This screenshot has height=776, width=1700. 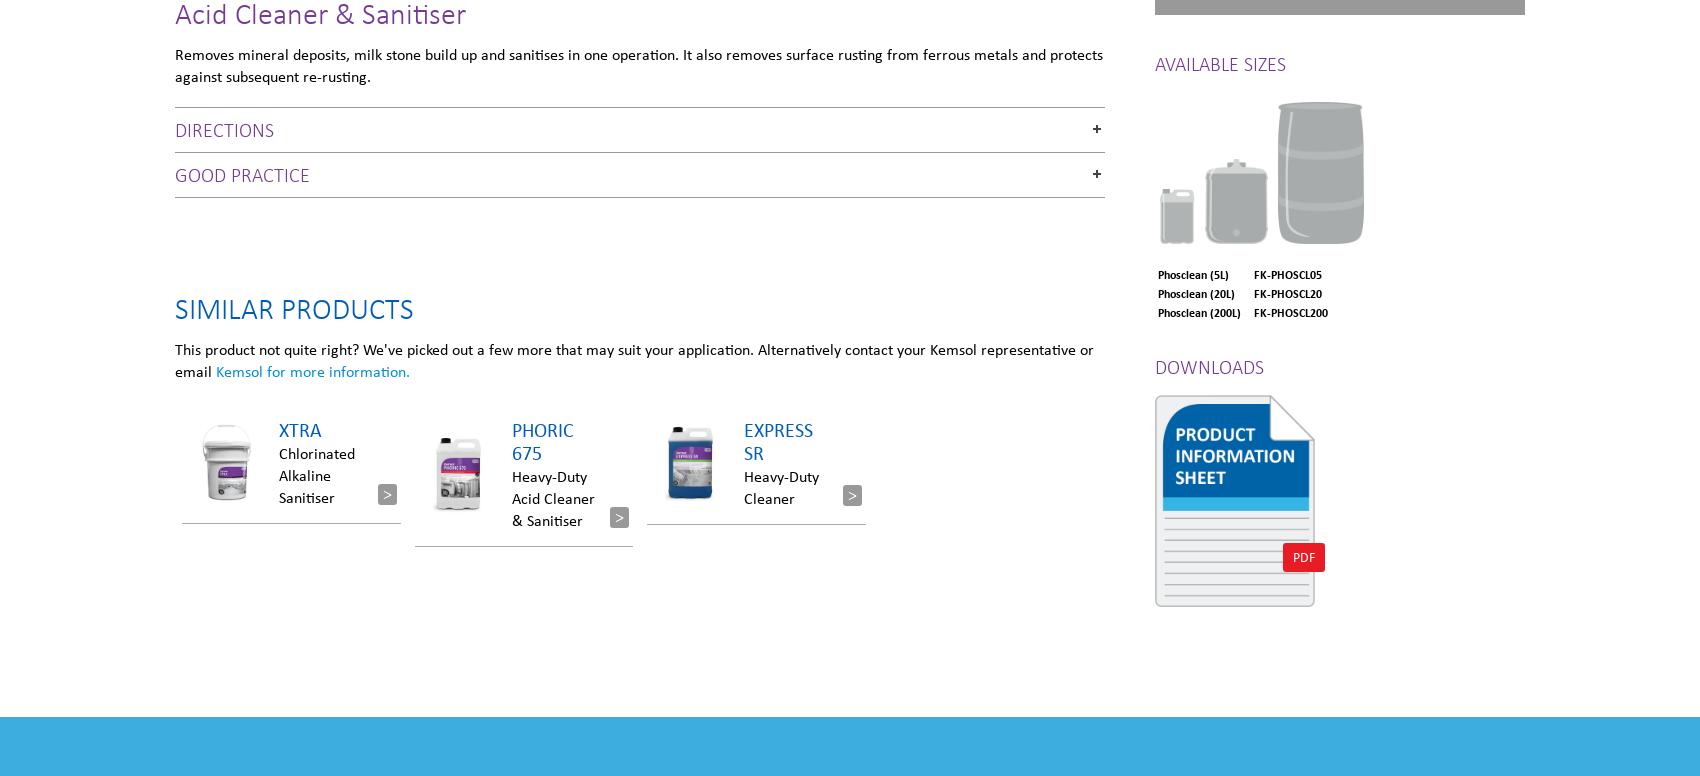 What do you see at coordinates (1198, 311) in the screenshot?
I see `'Phosclean (200L)'` at bounding box center [1198, 311].